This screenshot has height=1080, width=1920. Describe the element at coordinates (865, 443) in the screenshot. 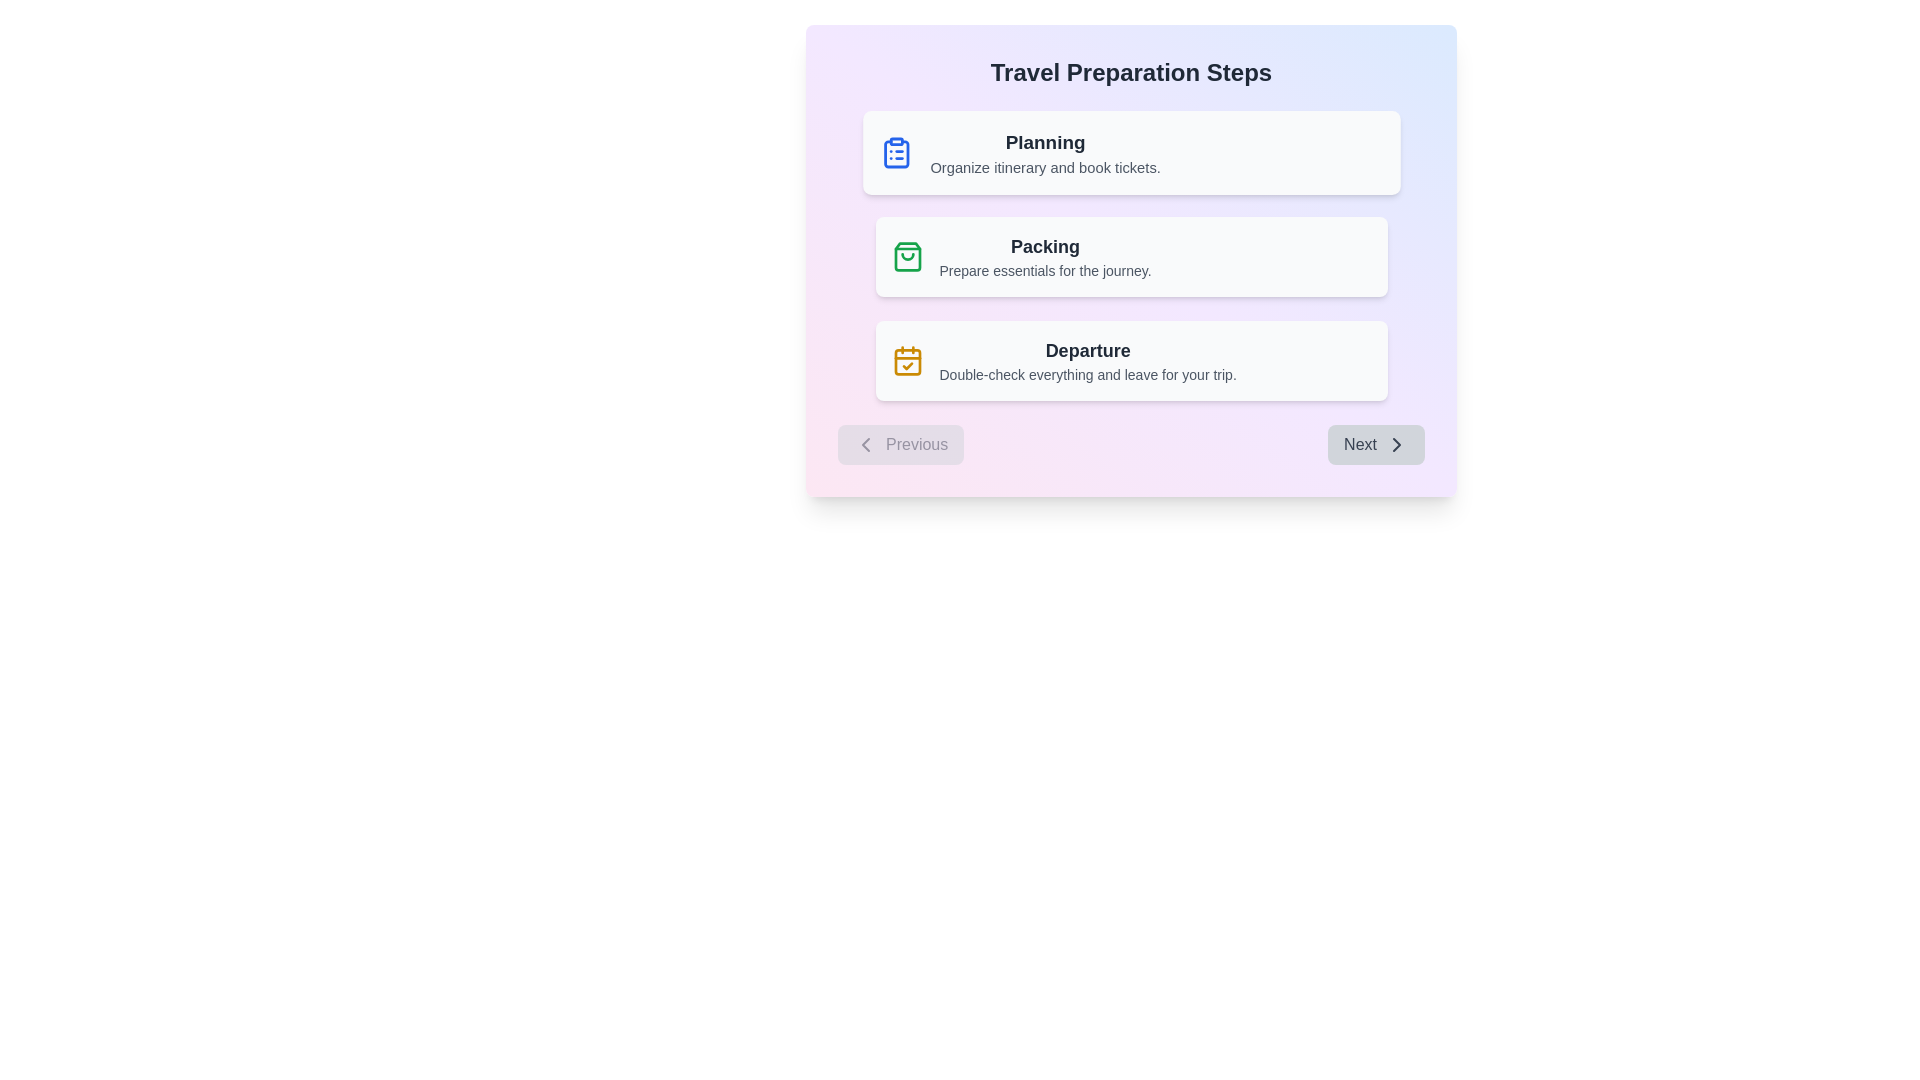

I see `the chevron icon within the 'Previous' button, which indicates the back-navigation functionality` at that location.